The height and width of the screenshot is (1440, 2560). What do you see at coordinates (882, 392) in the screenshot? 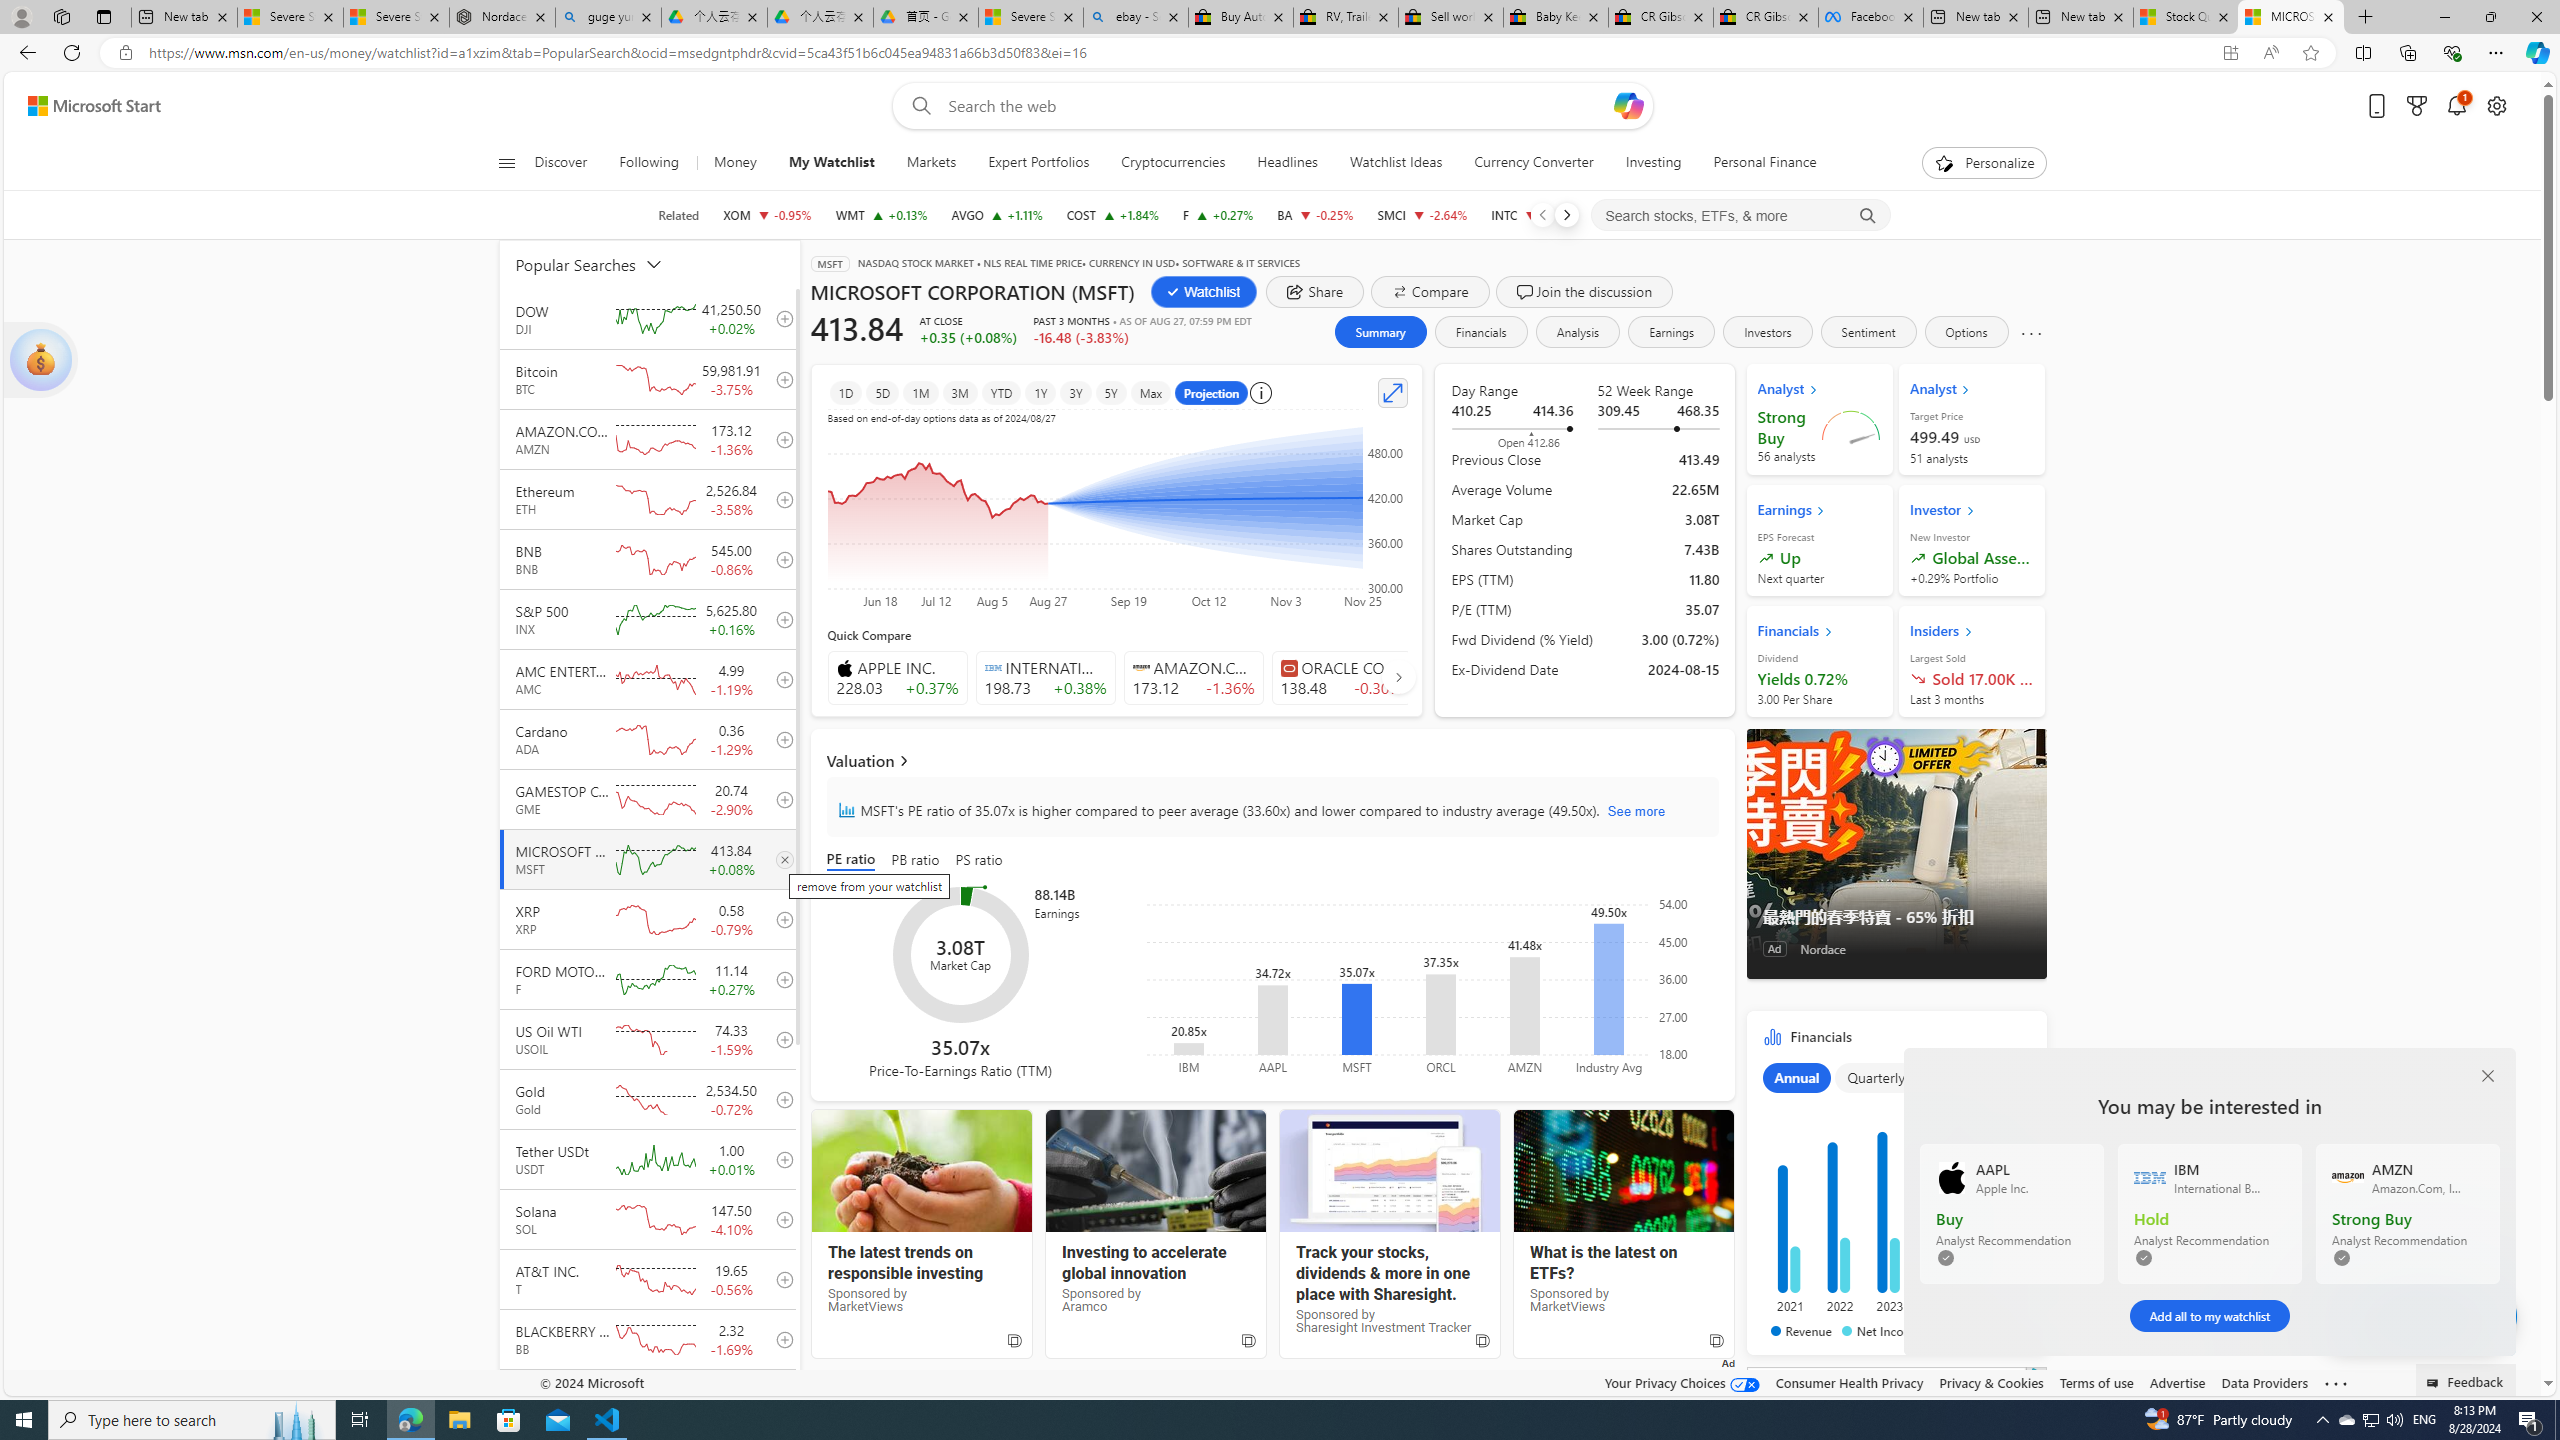
I see `'5D'` at bounding box center [882, 392].